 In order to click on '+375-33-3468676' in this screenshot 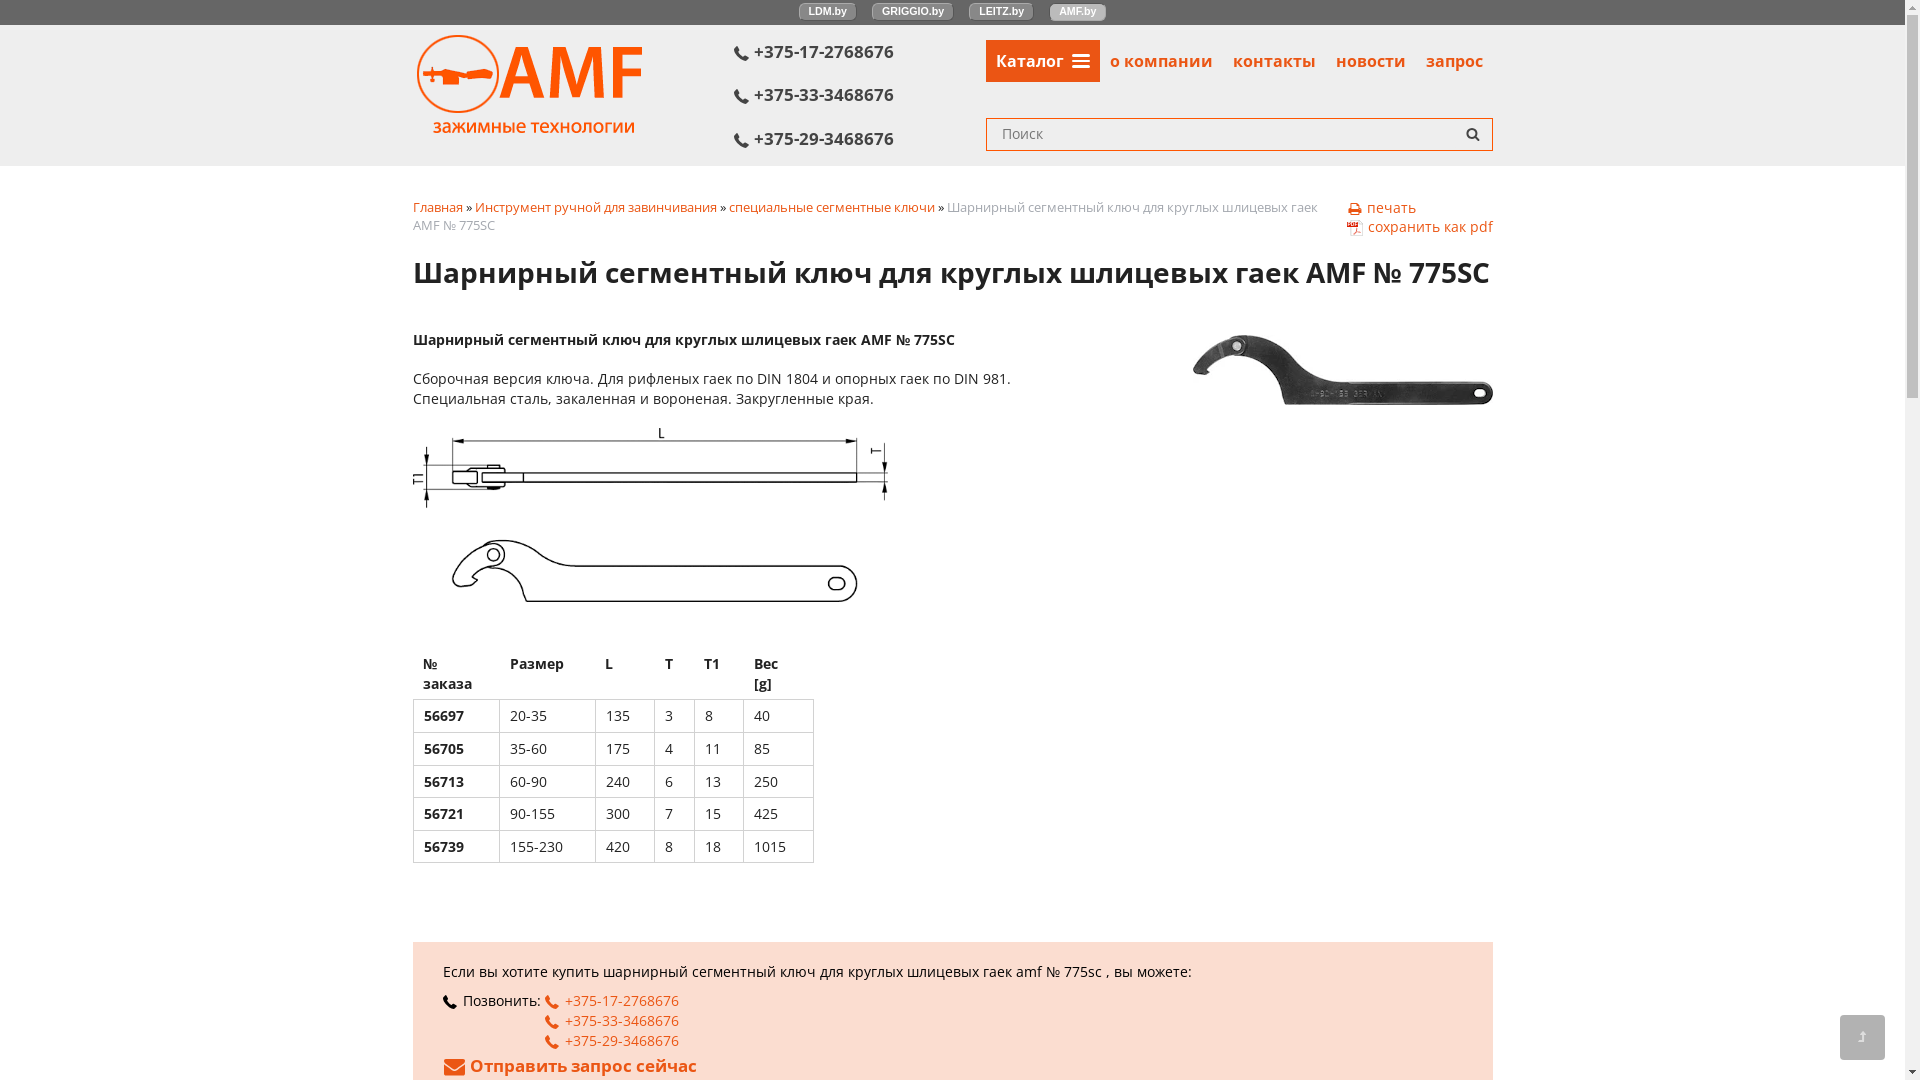, I will do `click(609, 1020)`.